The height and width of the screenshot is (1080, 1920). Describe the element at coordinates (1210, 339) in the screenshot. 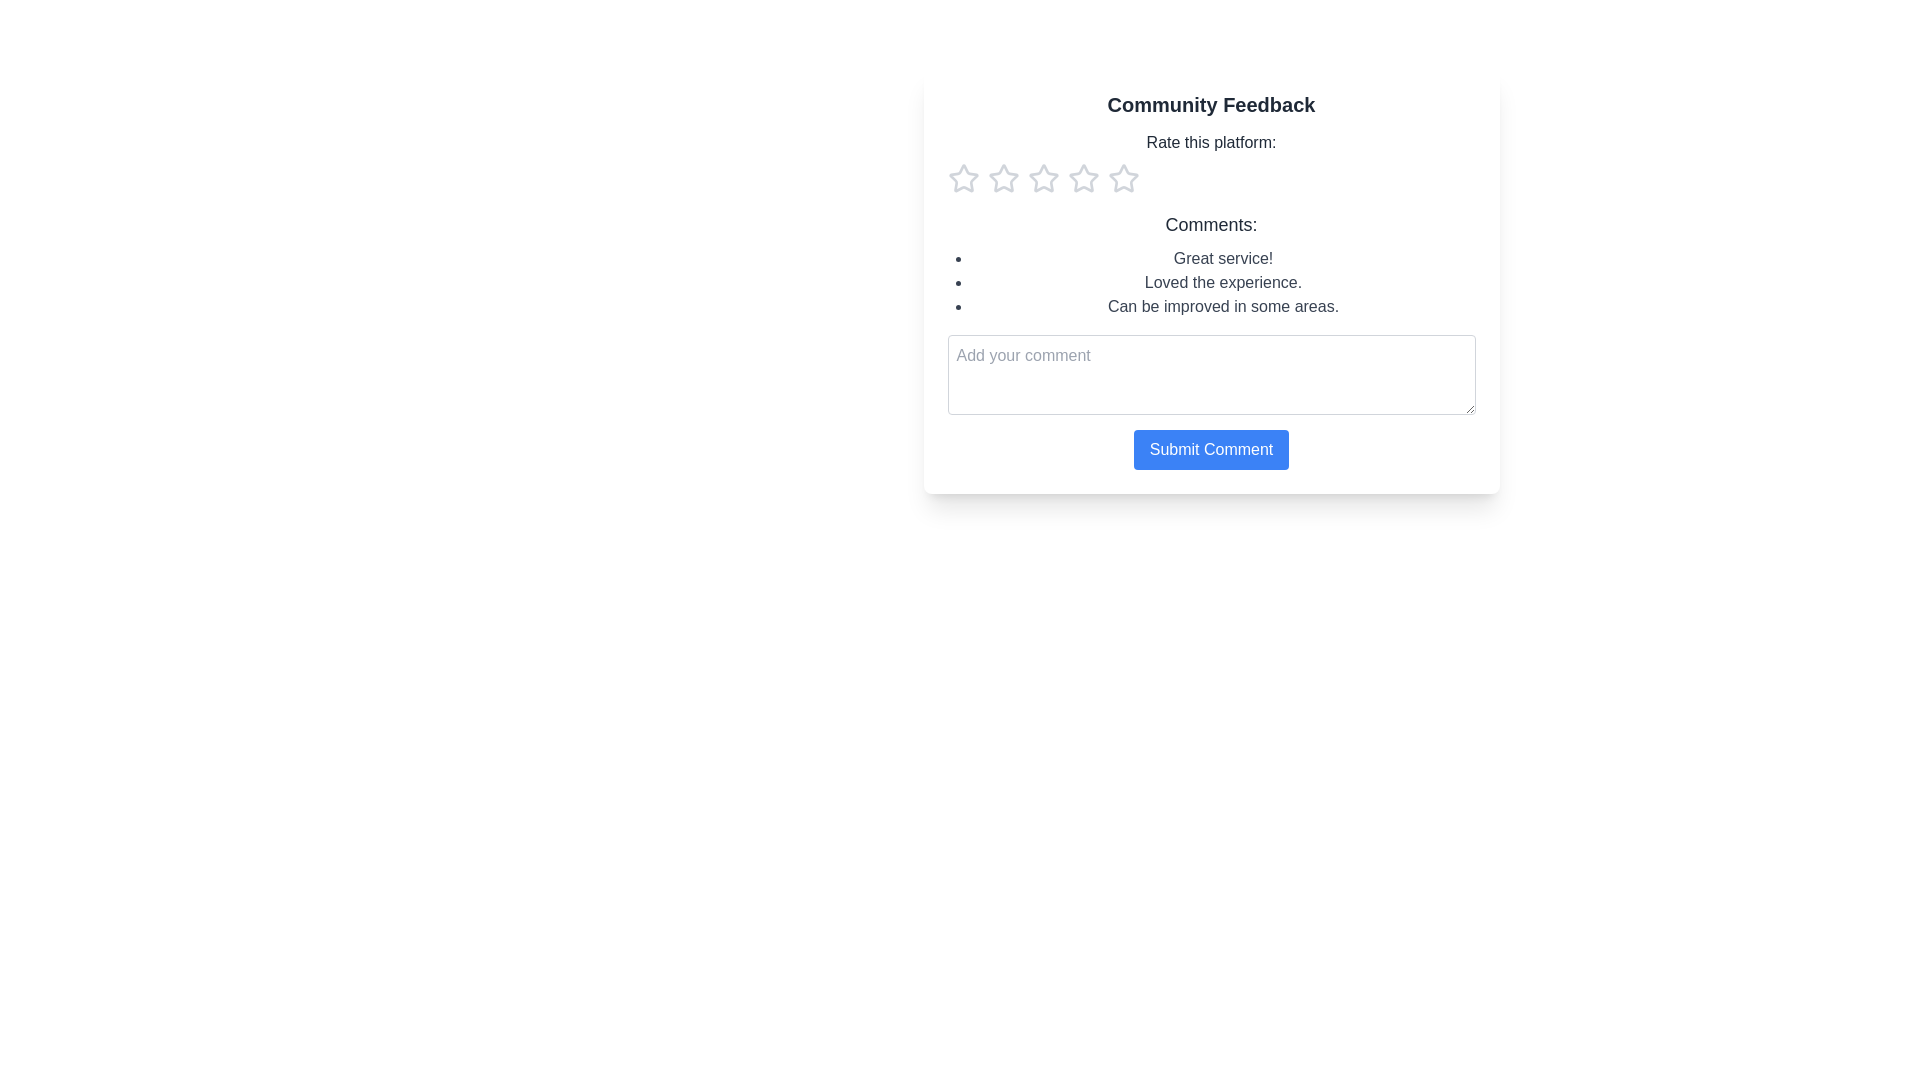

I see `the 'Comments:' section's input area to submit a comment` at that location.